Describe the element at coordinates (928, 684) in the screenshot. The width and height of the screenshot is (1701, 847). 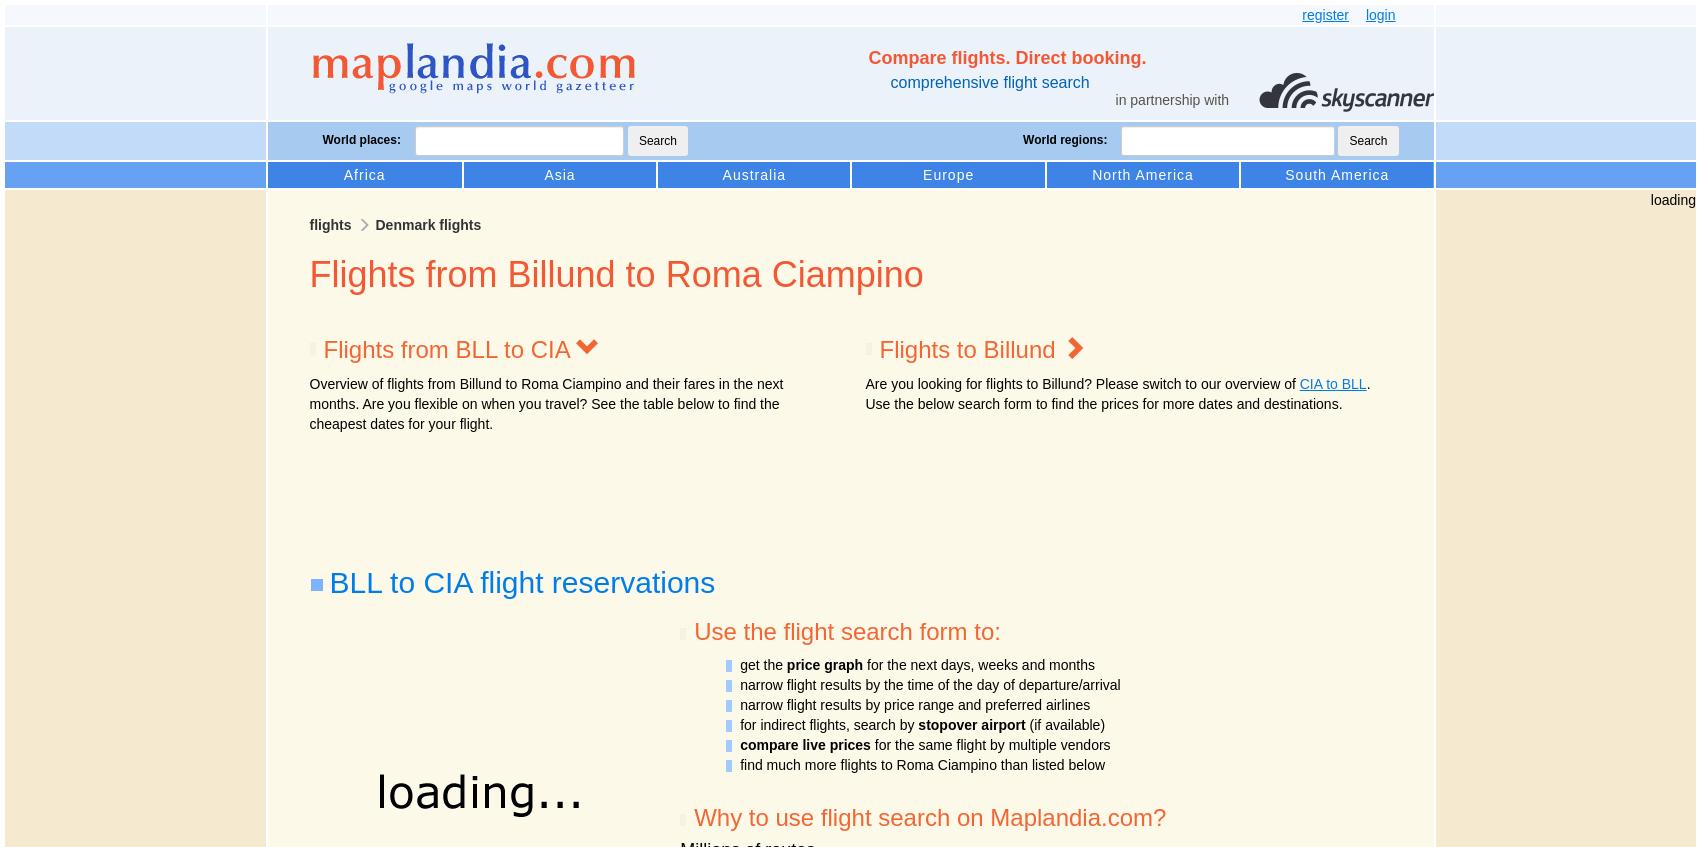
I see `'narrow flight results by the time of the day of departure/arrival'` at that location.